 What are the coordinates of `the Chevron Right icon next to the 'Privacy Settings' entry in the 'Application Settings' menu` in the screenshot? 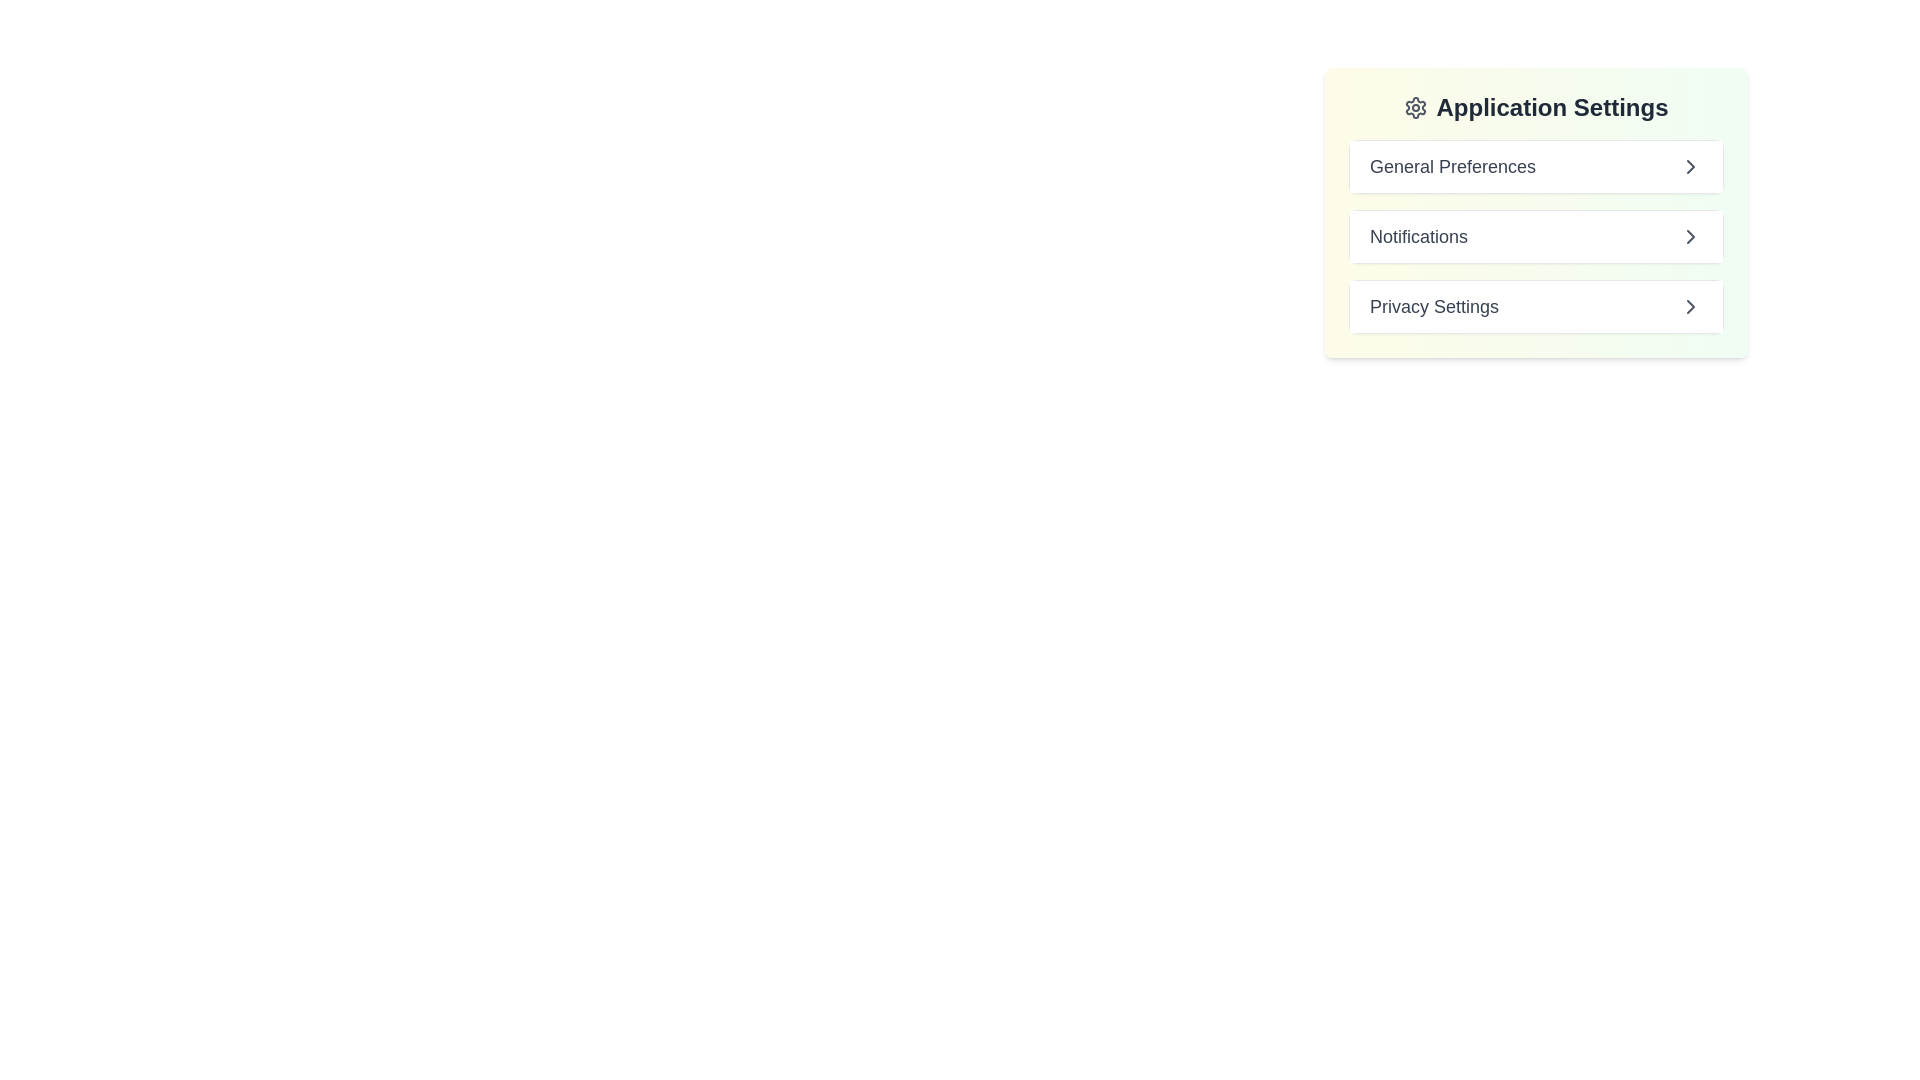 It's located at (1689, 307).